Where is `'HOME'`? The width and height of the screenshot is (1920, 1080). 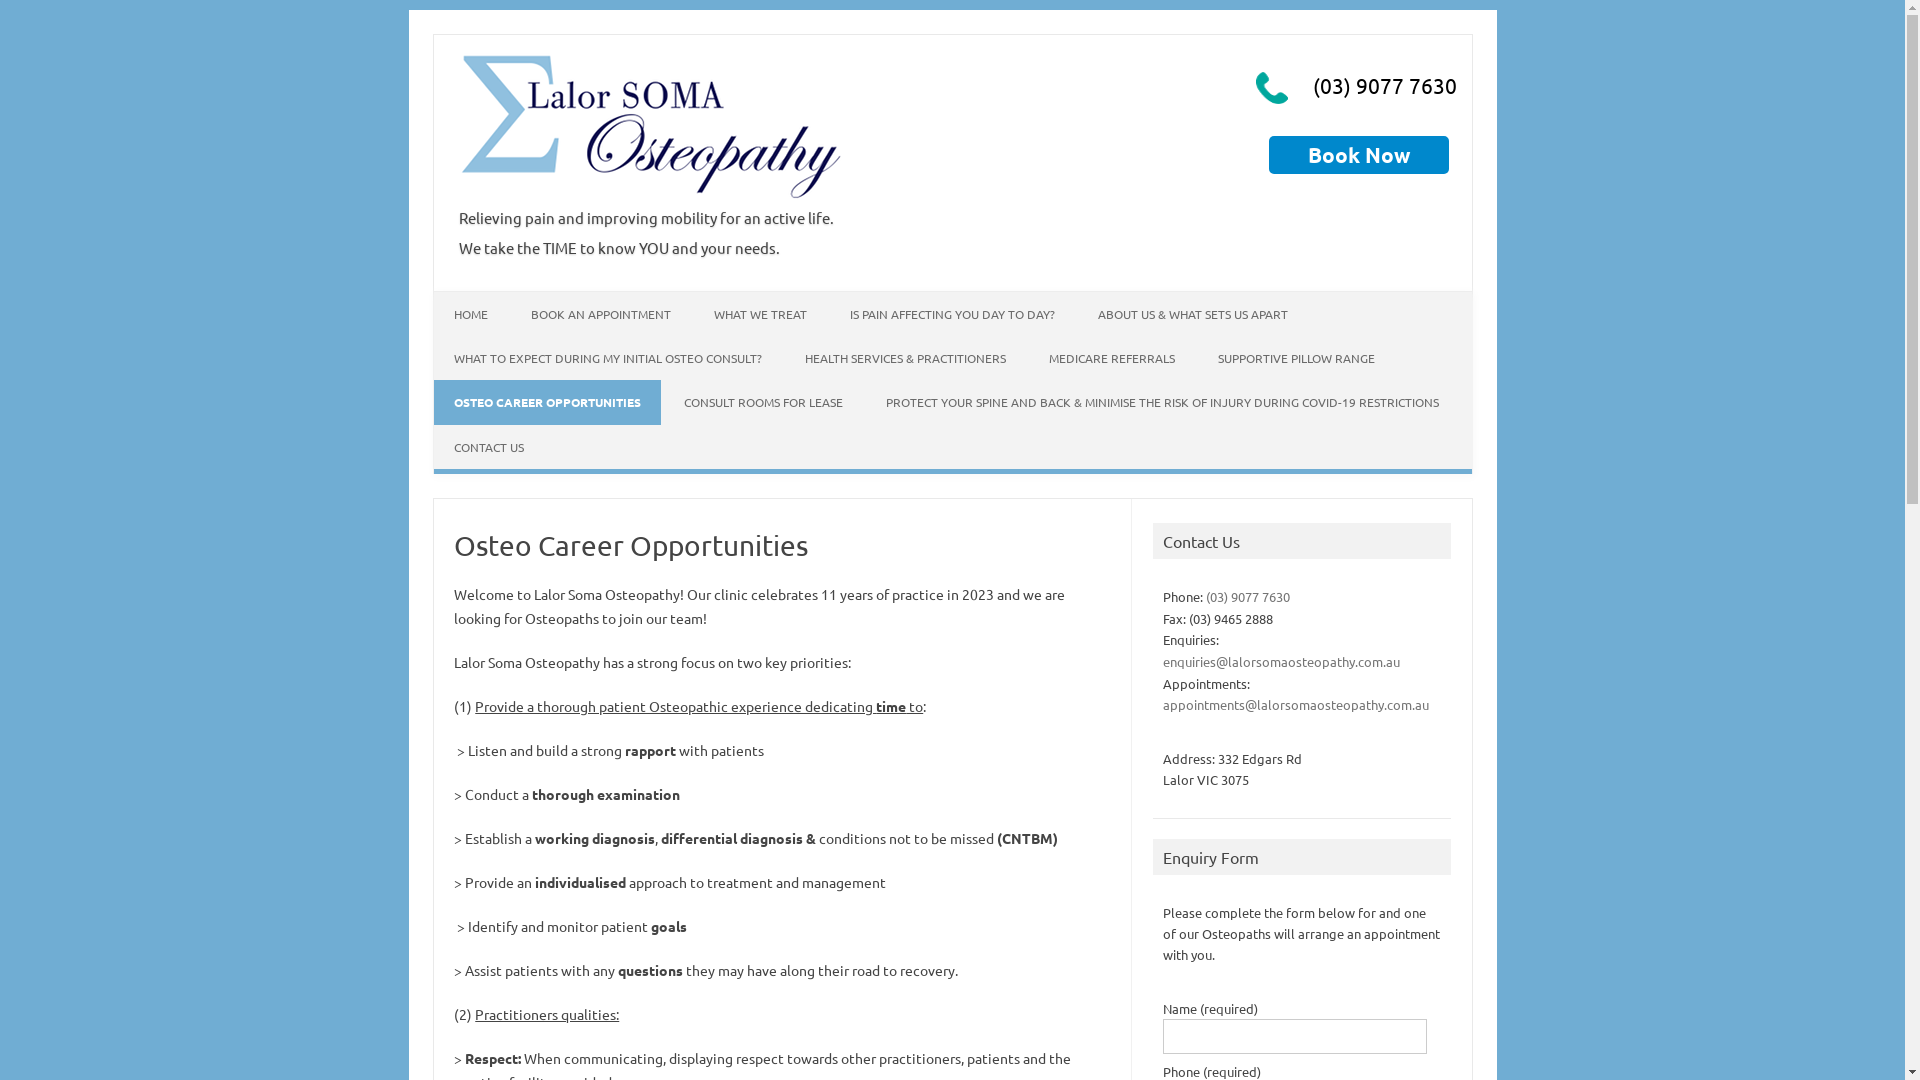
'HOME' is located at coordinates (469, 313).